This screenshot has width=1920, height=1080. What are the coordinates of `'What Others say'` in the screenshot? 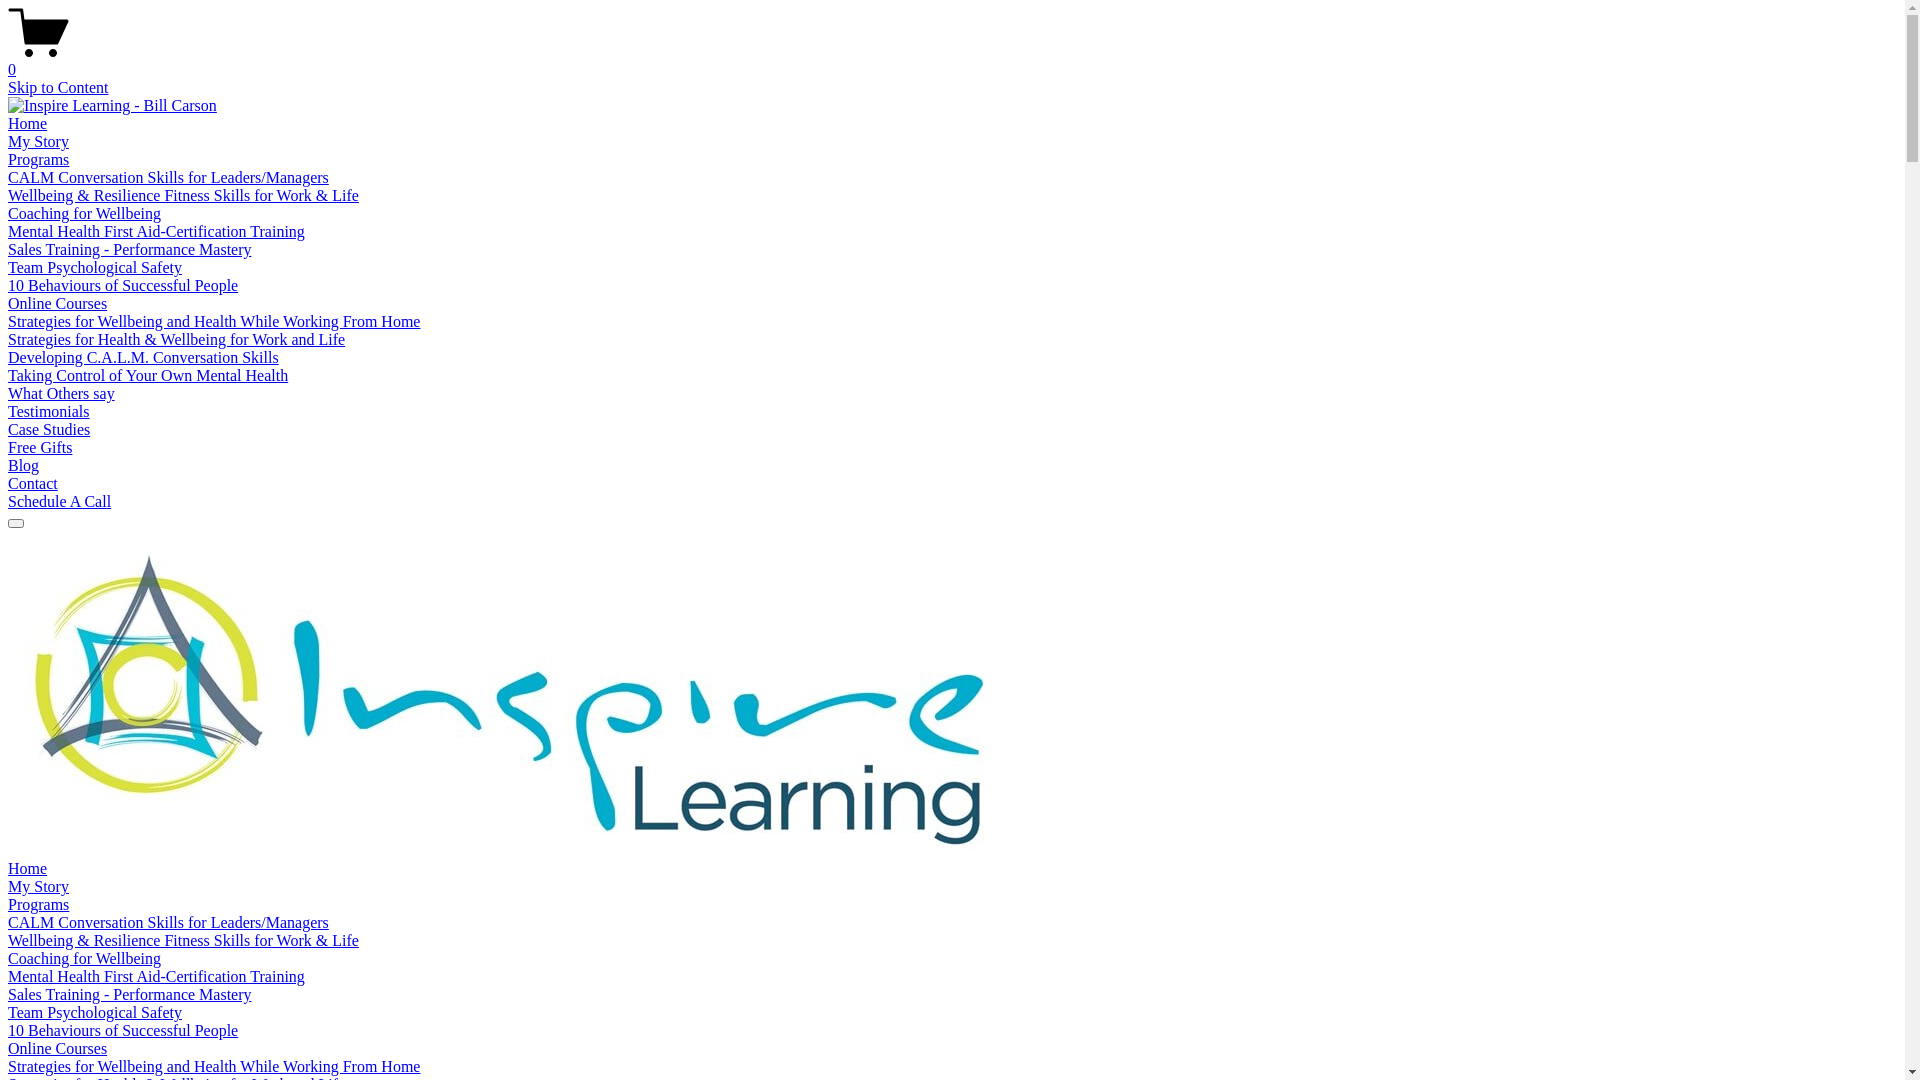 It's located at (8, 393).